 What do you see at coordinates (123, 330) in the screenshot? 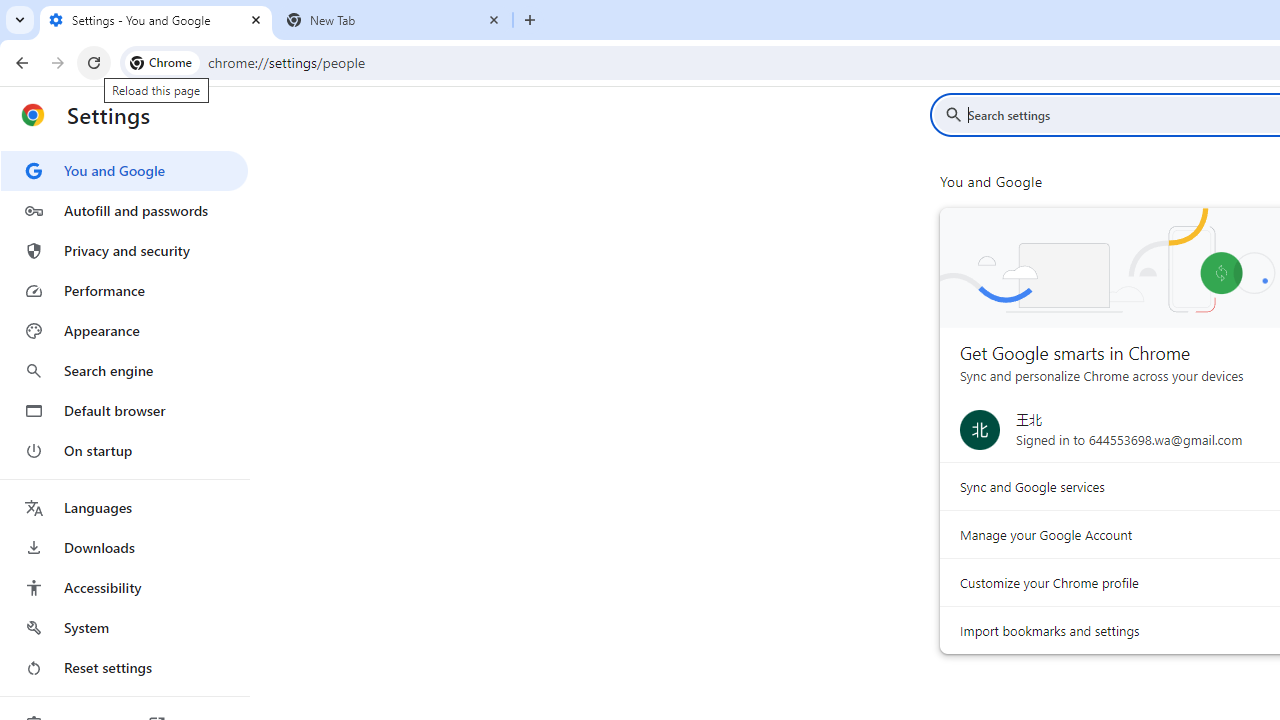
I see `'Appearance'` at bounding box center [123, 330].